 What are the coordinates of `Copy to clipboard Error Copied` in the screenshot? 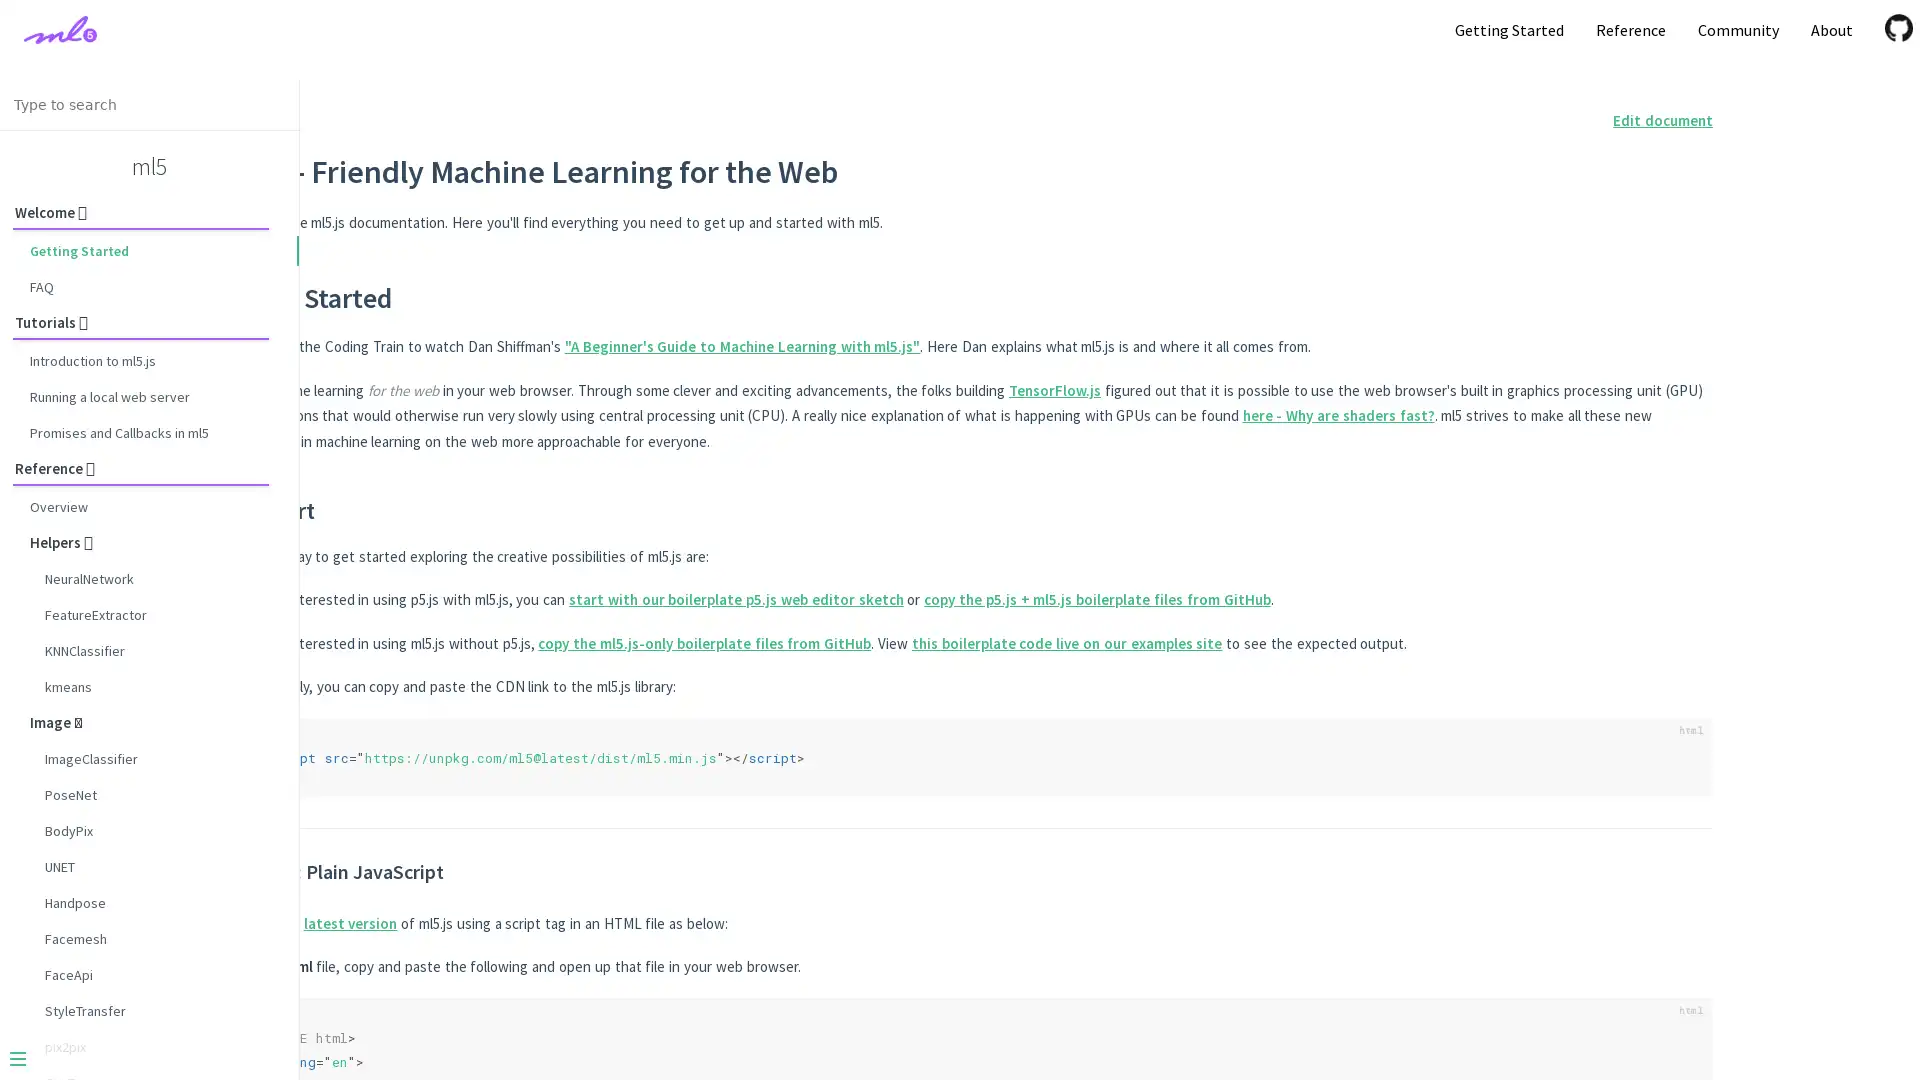 It's located at (1664, 736).